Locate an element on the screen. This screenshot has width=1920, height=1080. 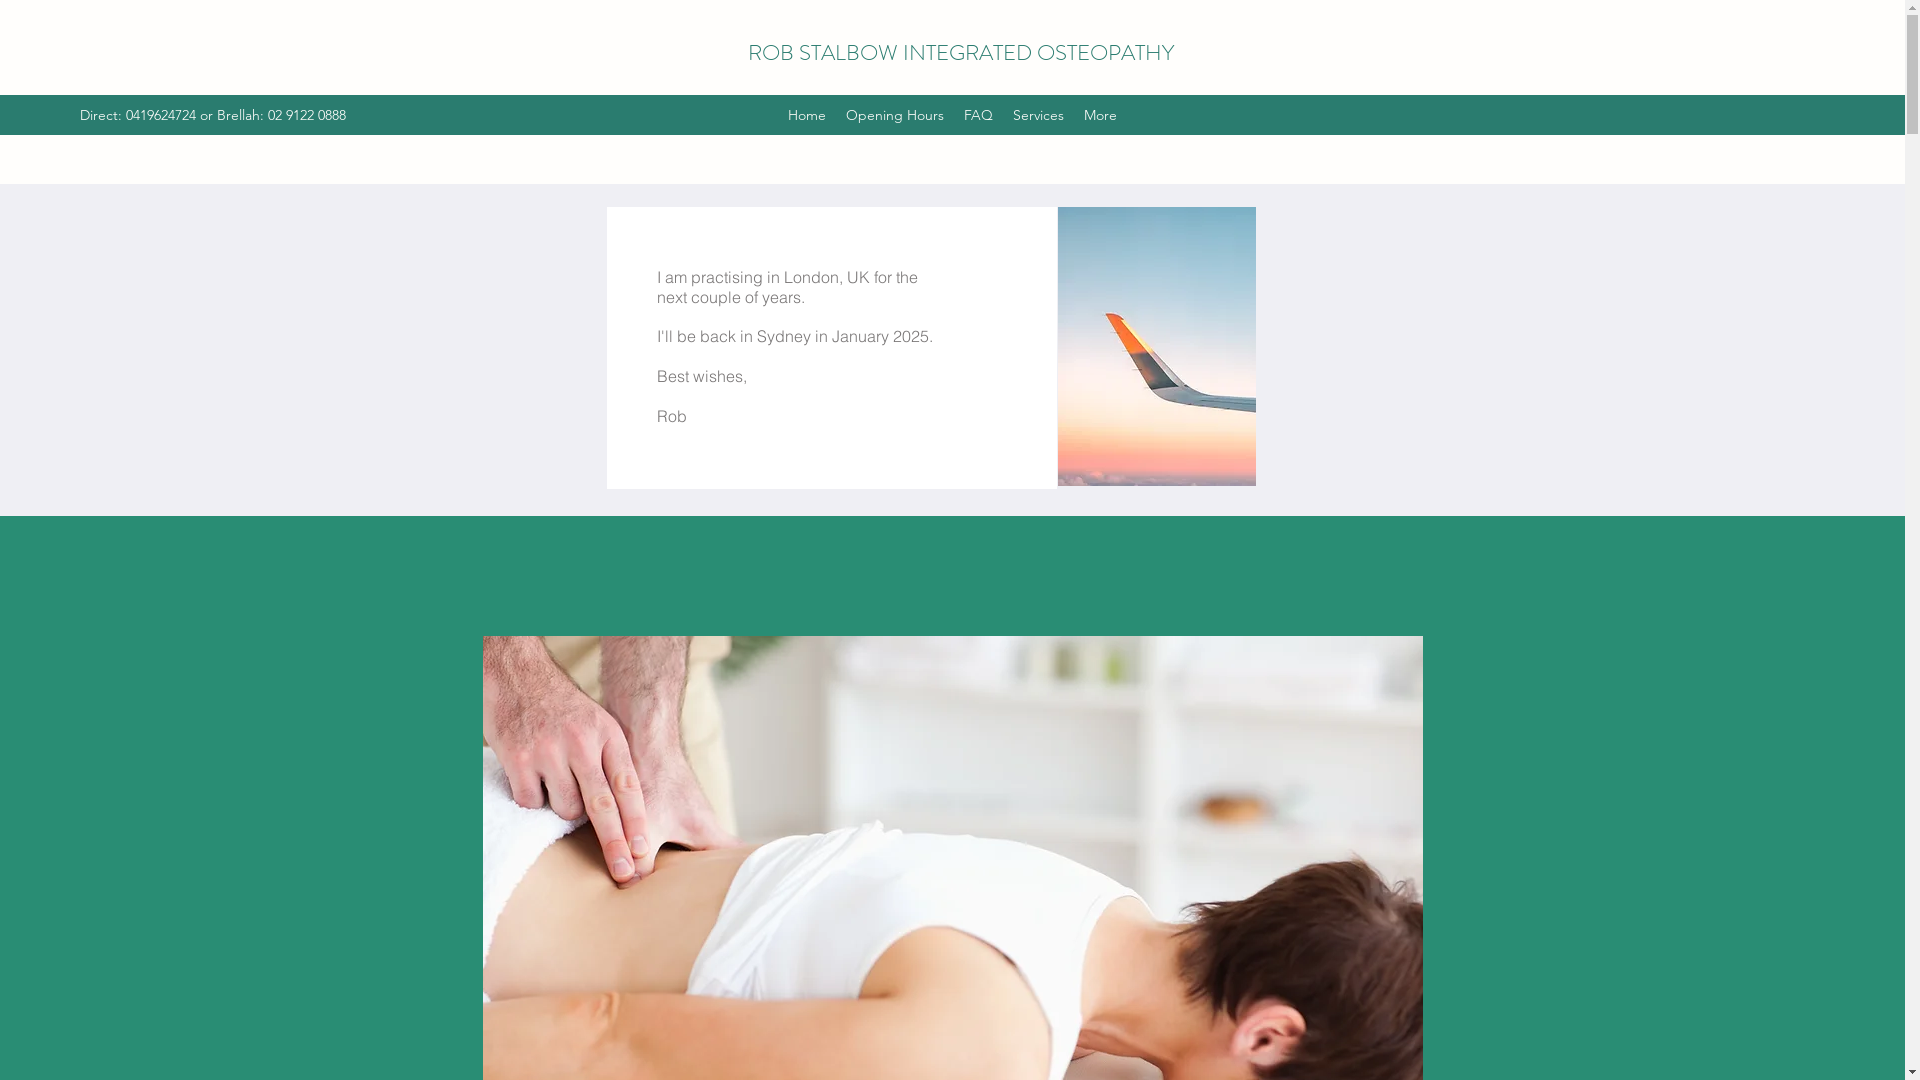
'Home' is located at coordinates (776, 115).